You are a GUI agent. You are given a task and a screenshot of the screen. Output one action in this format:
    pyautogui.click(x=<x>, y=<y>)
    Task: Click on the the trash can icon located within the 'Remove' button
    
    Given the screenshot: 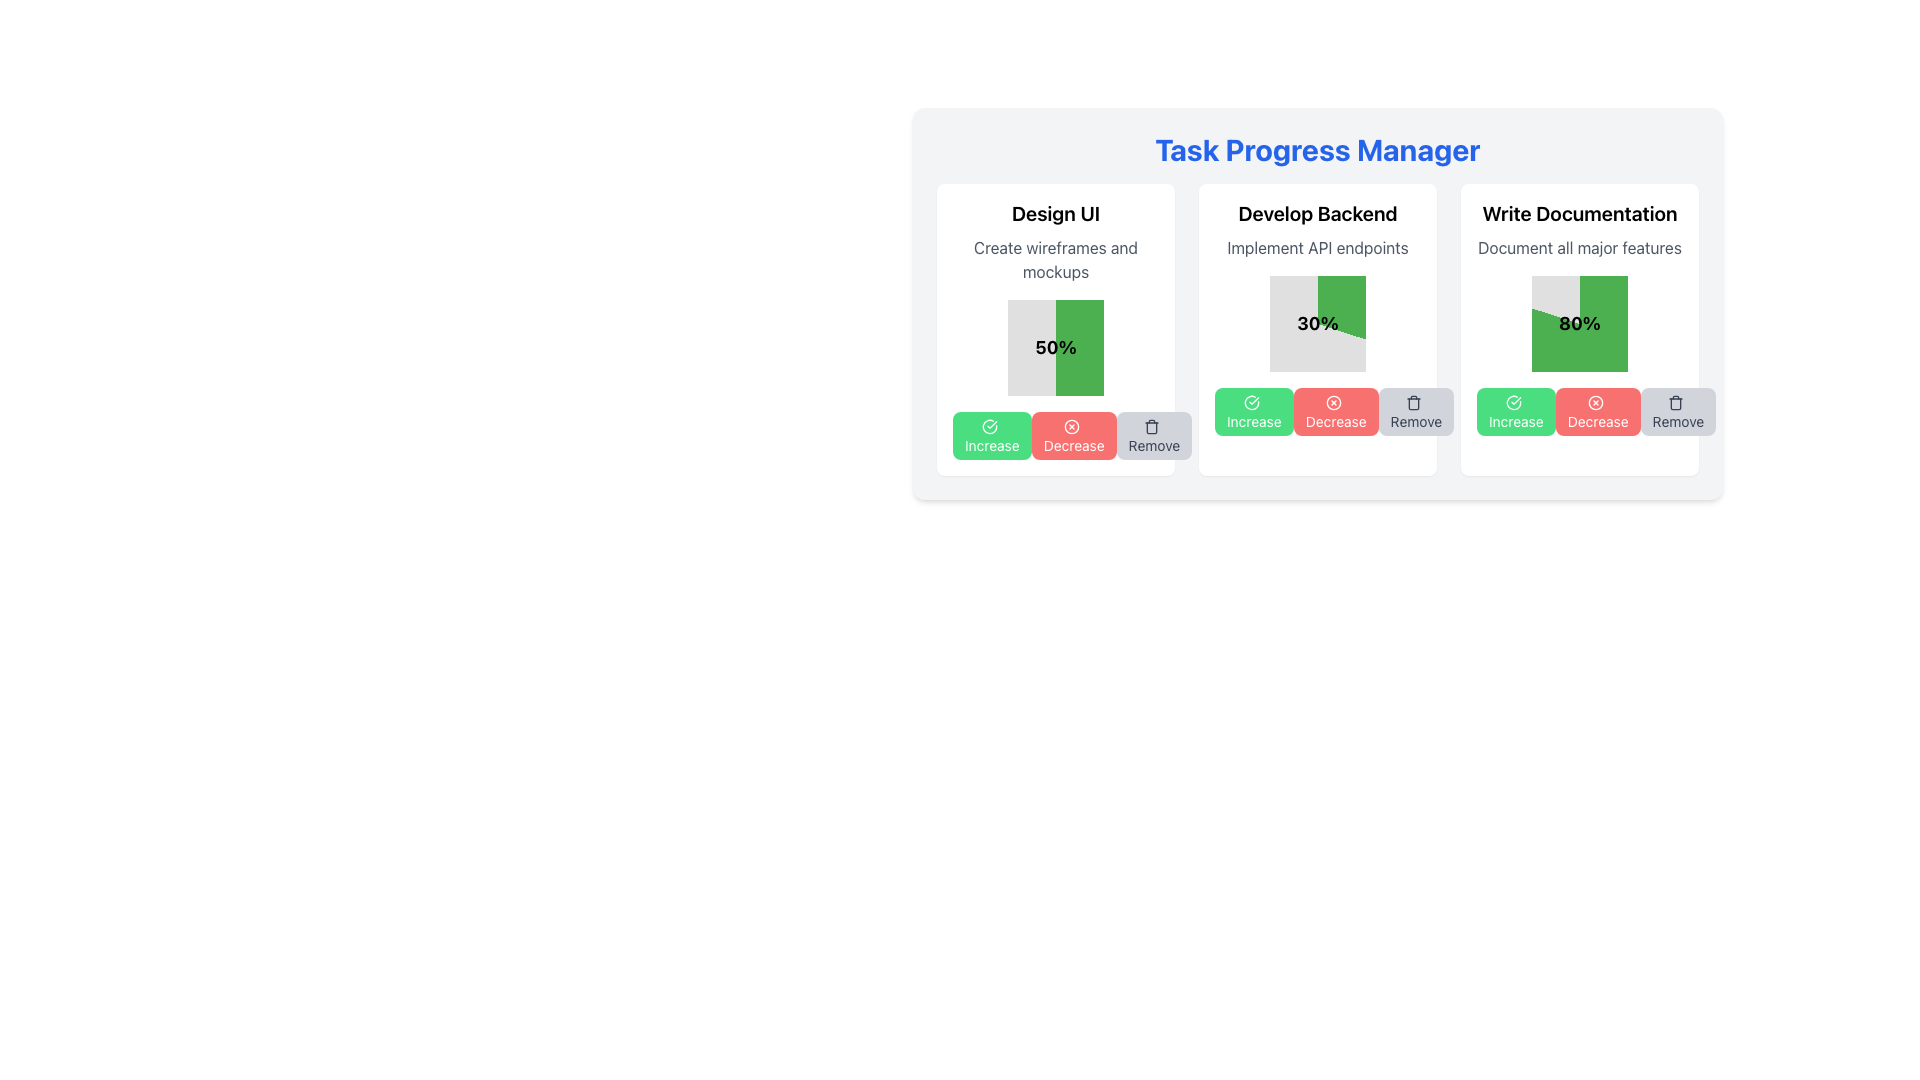 What is the action you would take?
    pyautogui.click(x=1152, y=426)
    